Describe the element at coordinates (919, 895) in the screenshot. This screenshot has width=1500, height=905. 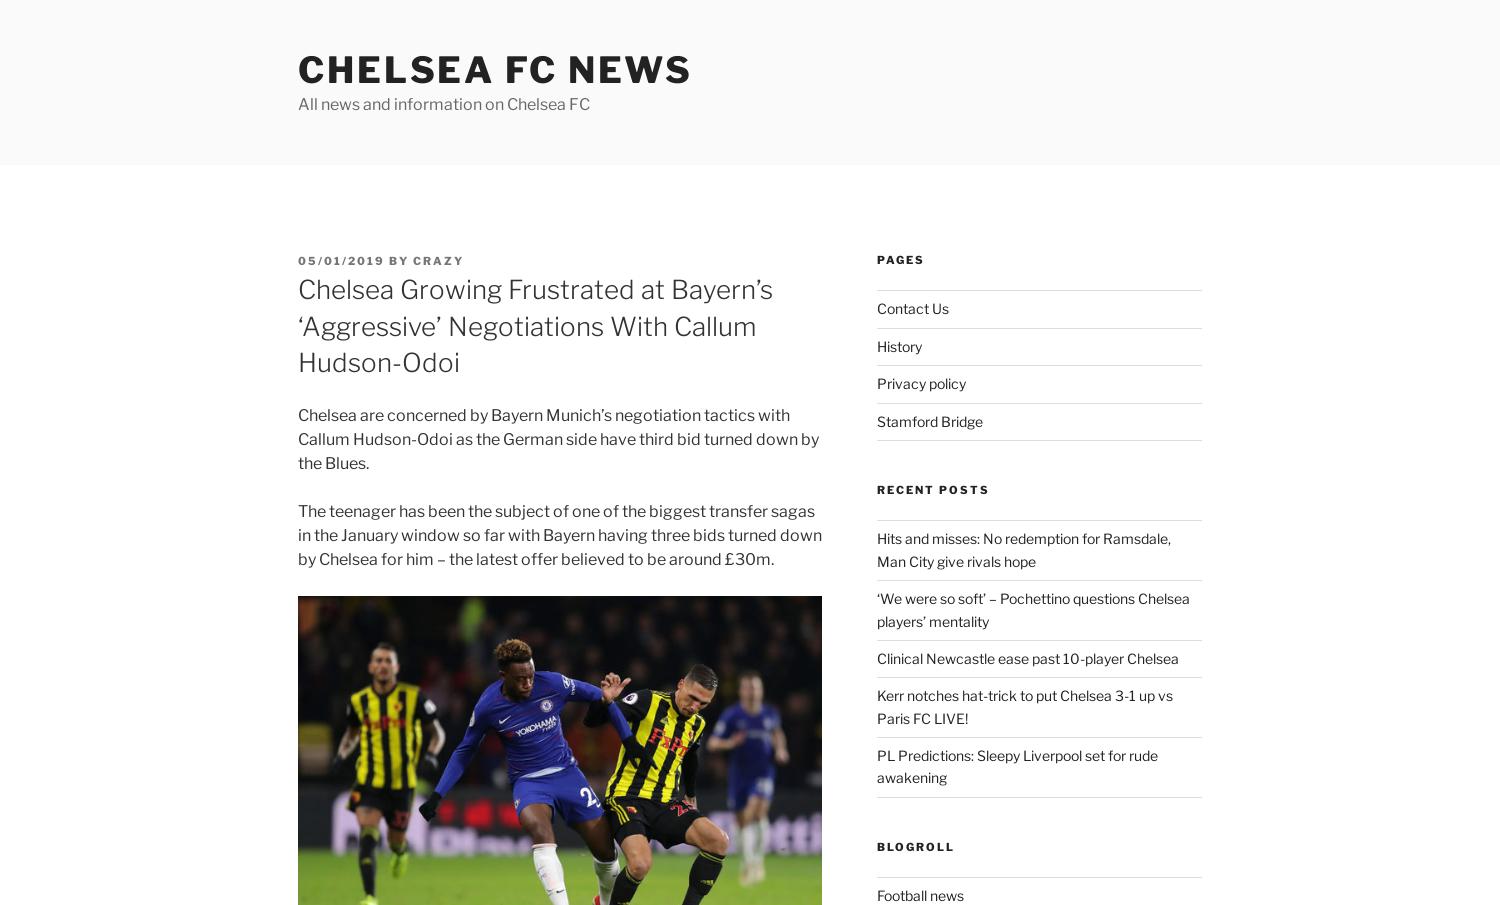
I see `'Football news'` at that location.